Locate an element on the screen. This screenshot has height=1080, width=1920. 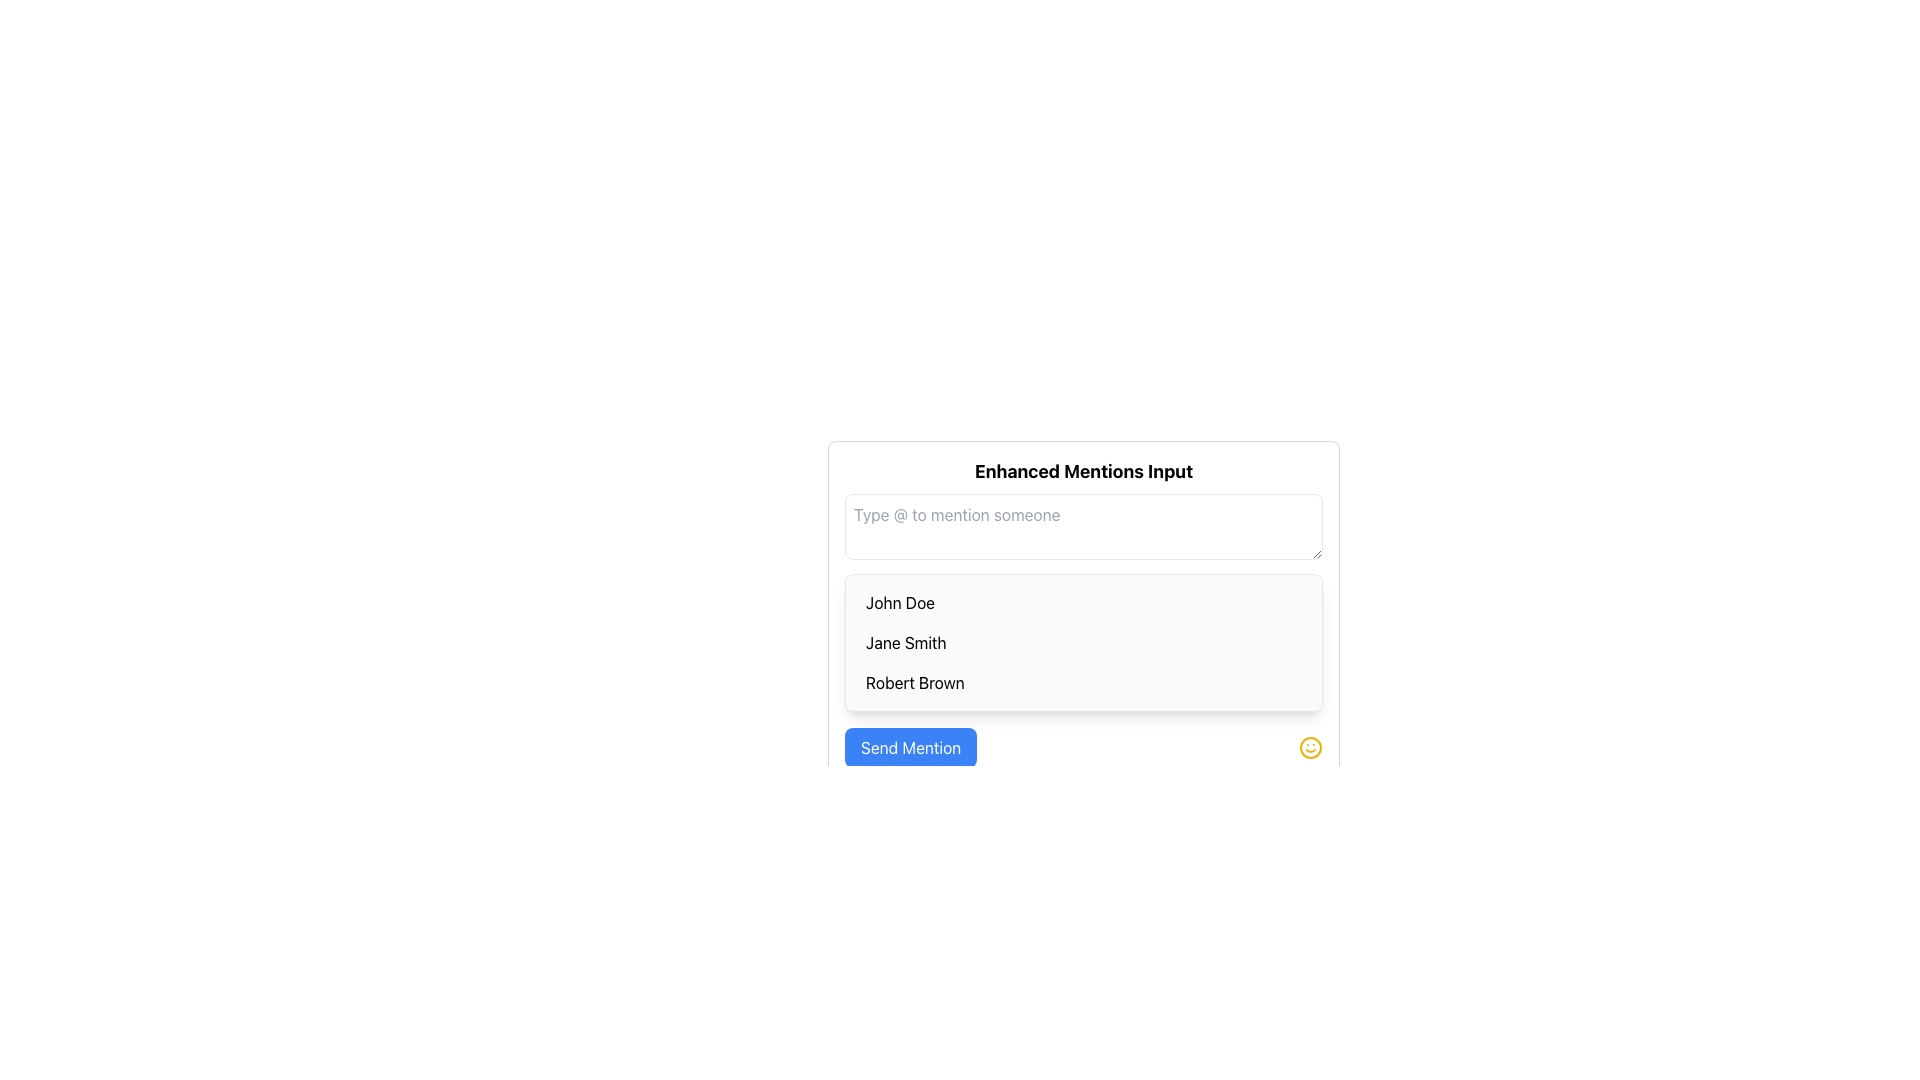
to select the first list item displaying the name 'John Doe' in the dropdown interface is located at coordinates (1083, 601).